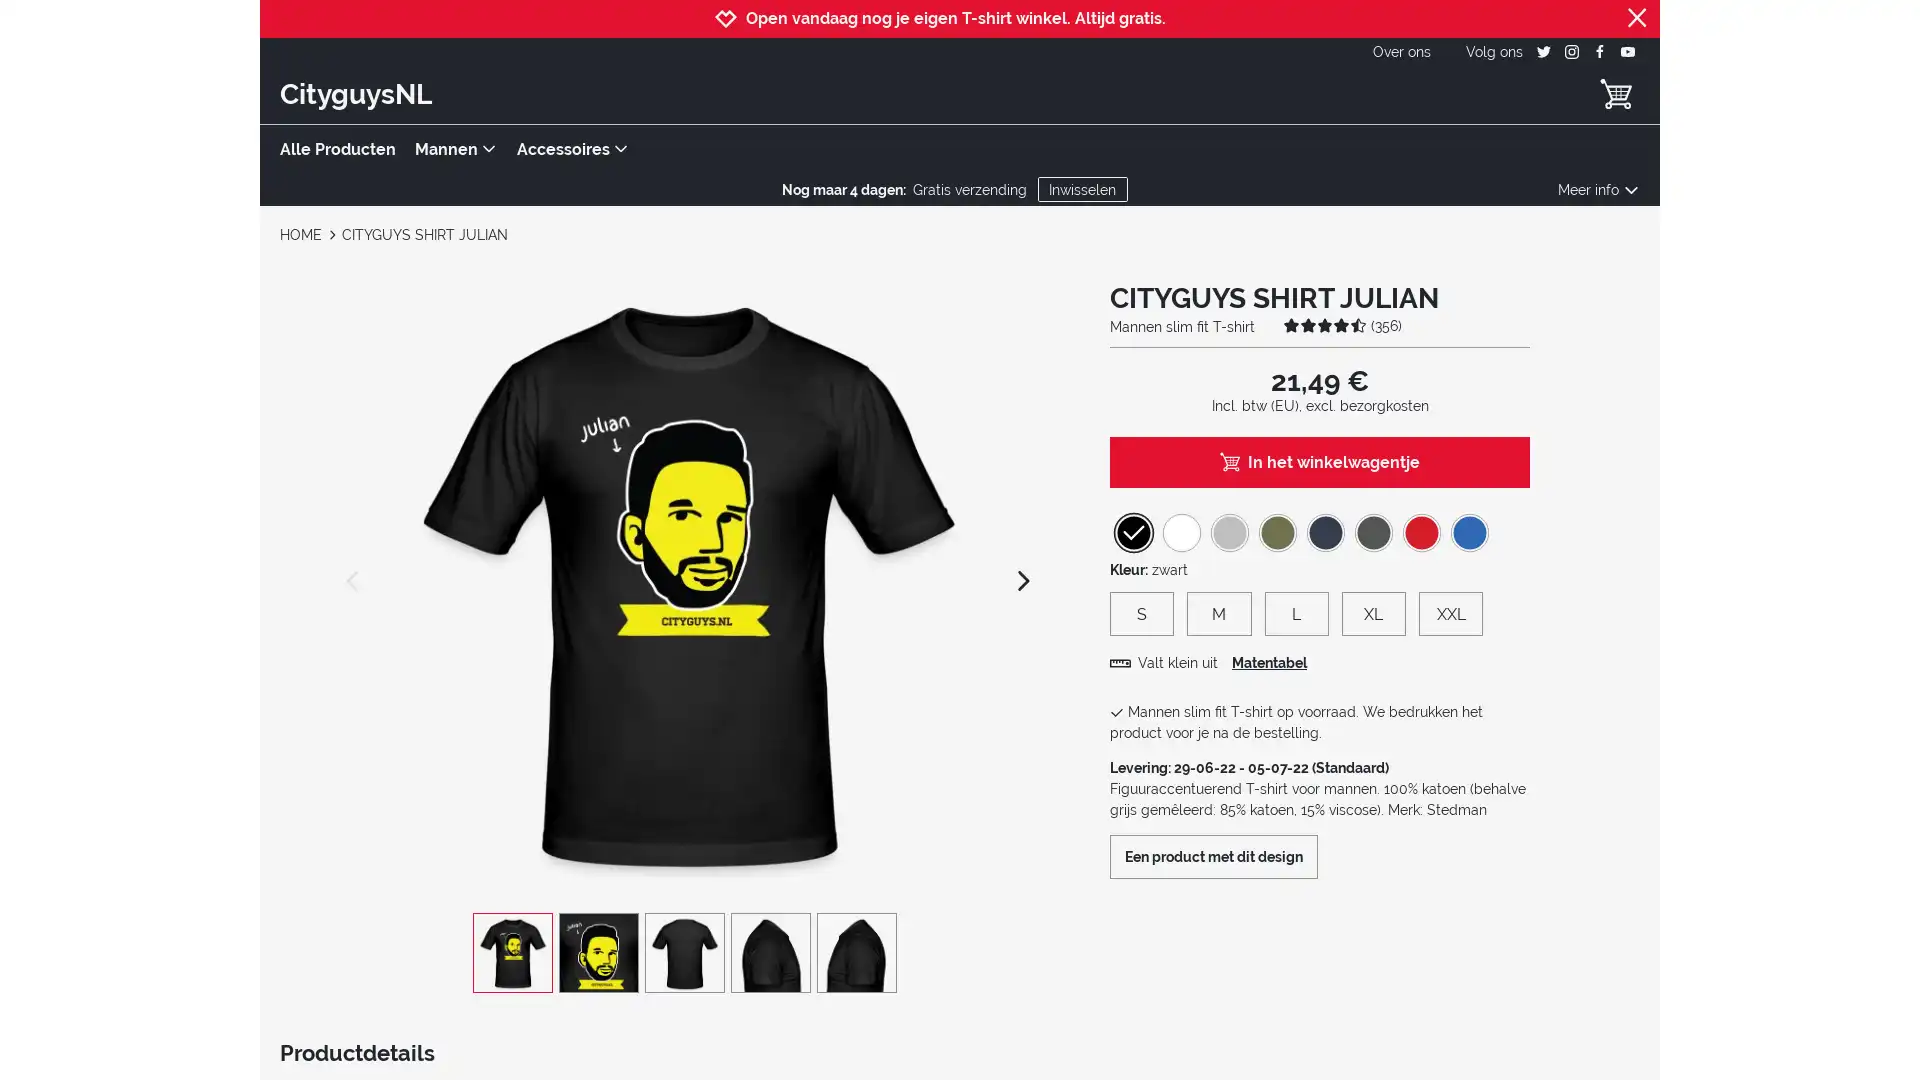 Image resolution: width=1920 pixels, height=1080 pixels. What do you see at coordinates (1597, 189) in the screenshot?
I see `Meer info` at bounding box center [1597, 189].